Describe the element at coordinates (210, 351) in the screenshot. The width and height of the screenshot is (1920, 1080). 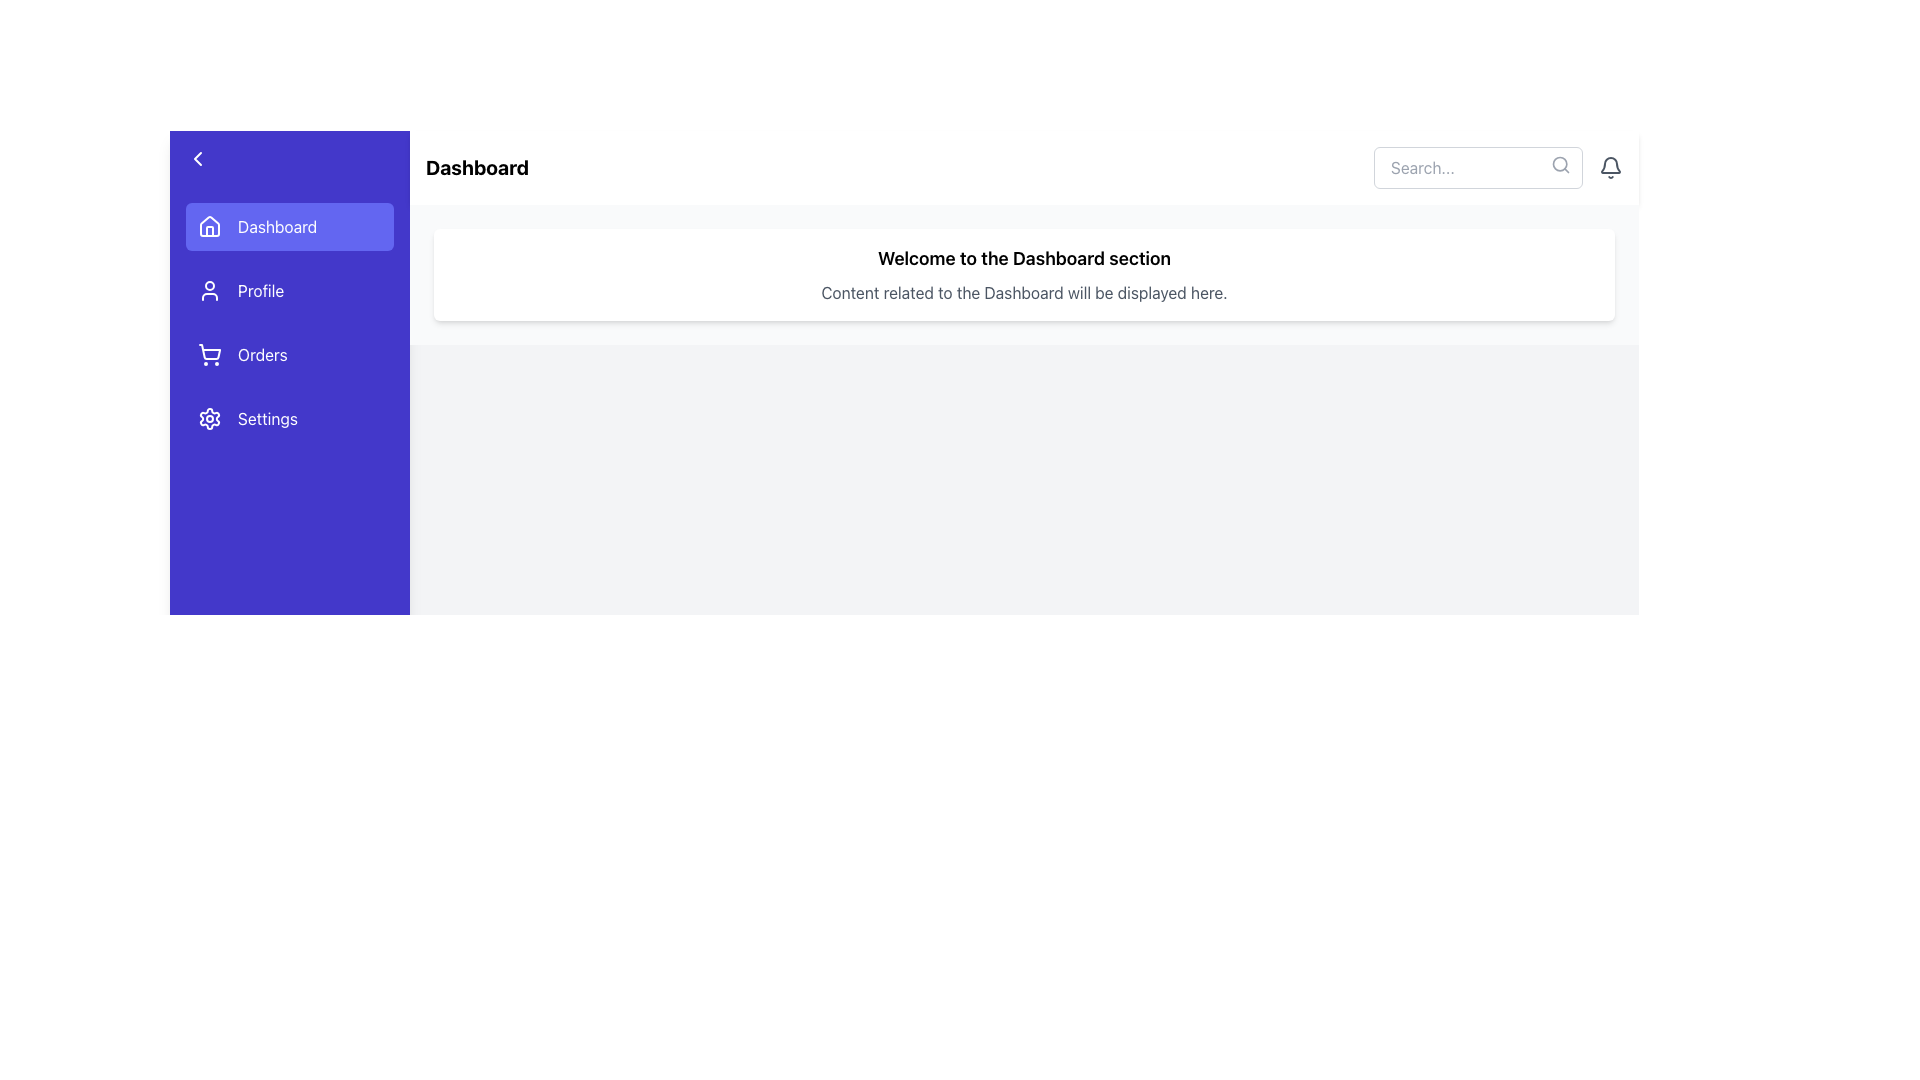
I see `the shopping cart icon located to the left of the 'Orders' label in the sidebar, which features a bold outline and two circular wheels` at that location.